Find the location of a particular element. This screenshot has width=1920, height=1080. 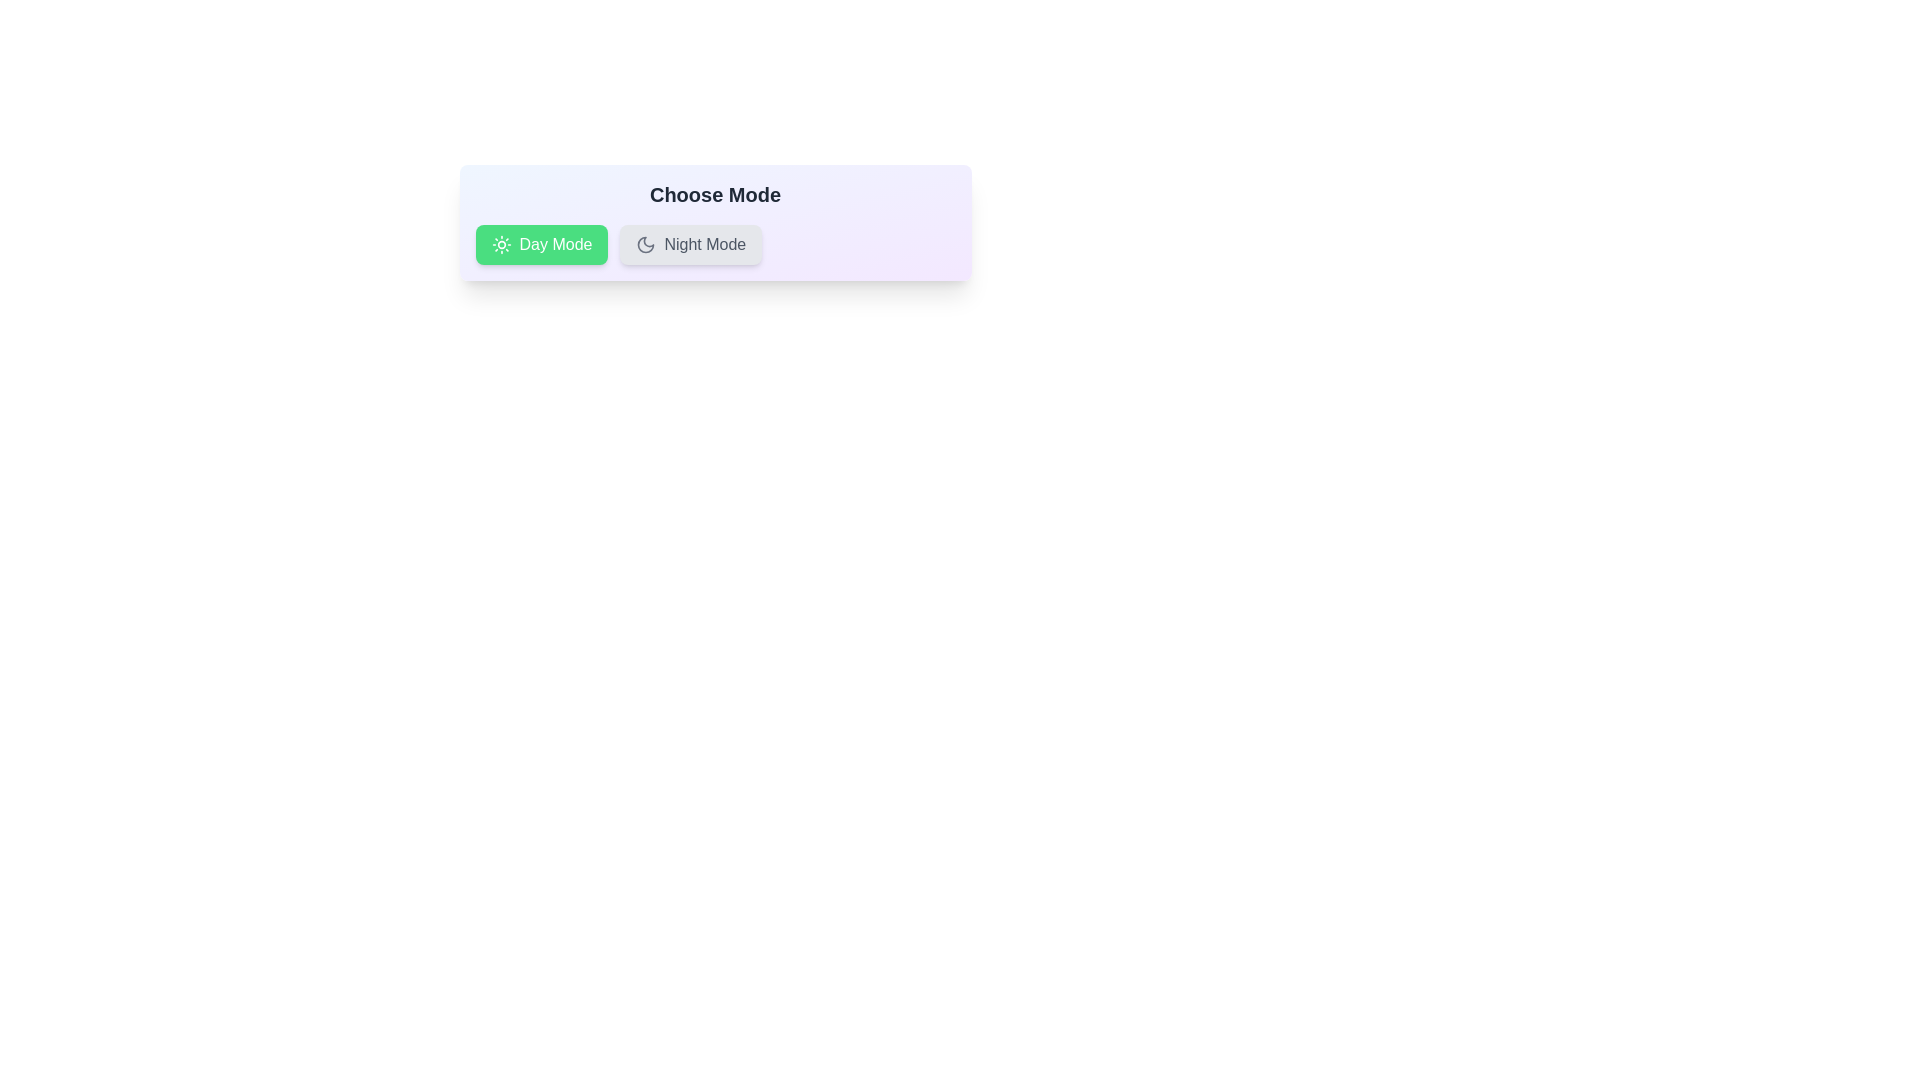

the chip labeled Night Mode to open its context menu is located at coordinates (691, 244).